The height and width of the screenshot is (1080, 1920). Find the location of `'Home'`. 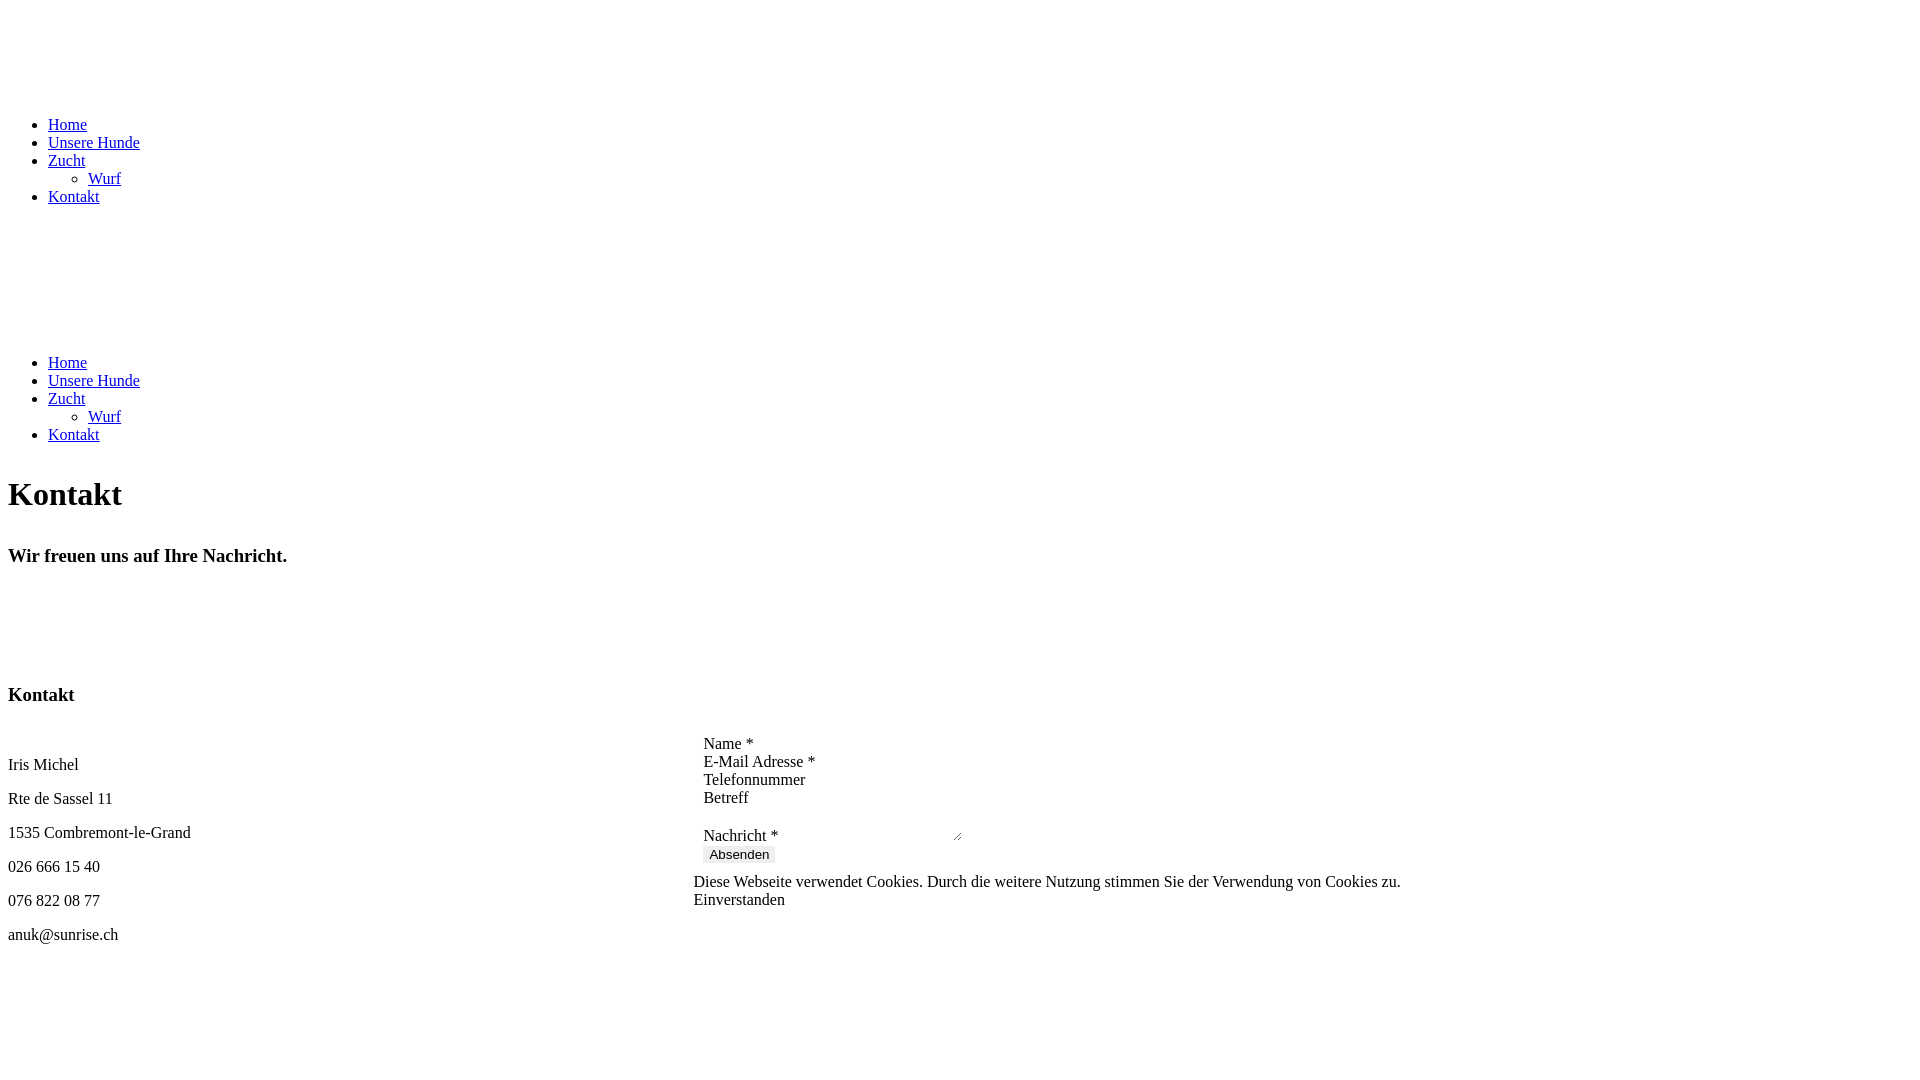

'Home' is located at coordinates (67, 362).